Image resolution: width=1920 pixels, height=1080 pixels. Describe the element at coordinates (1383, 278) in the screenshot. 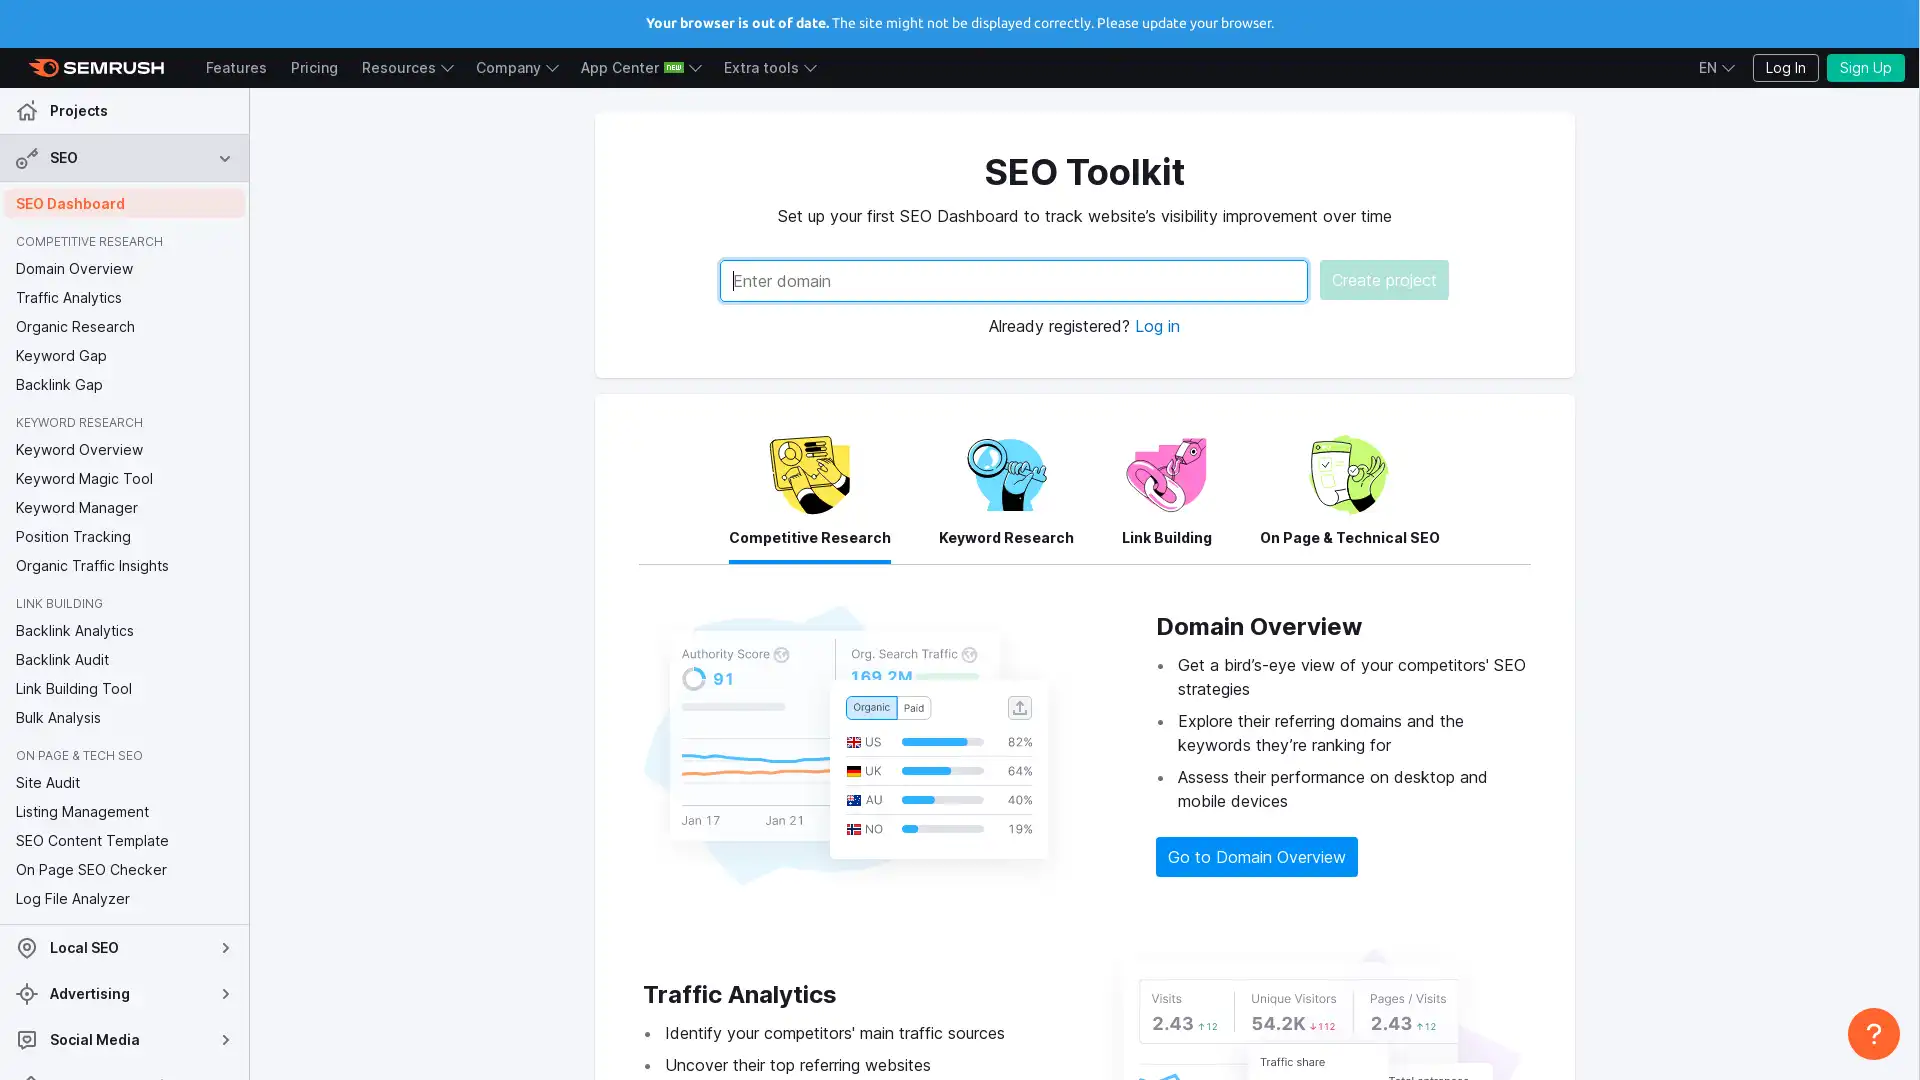

I see `Create project` at that location.